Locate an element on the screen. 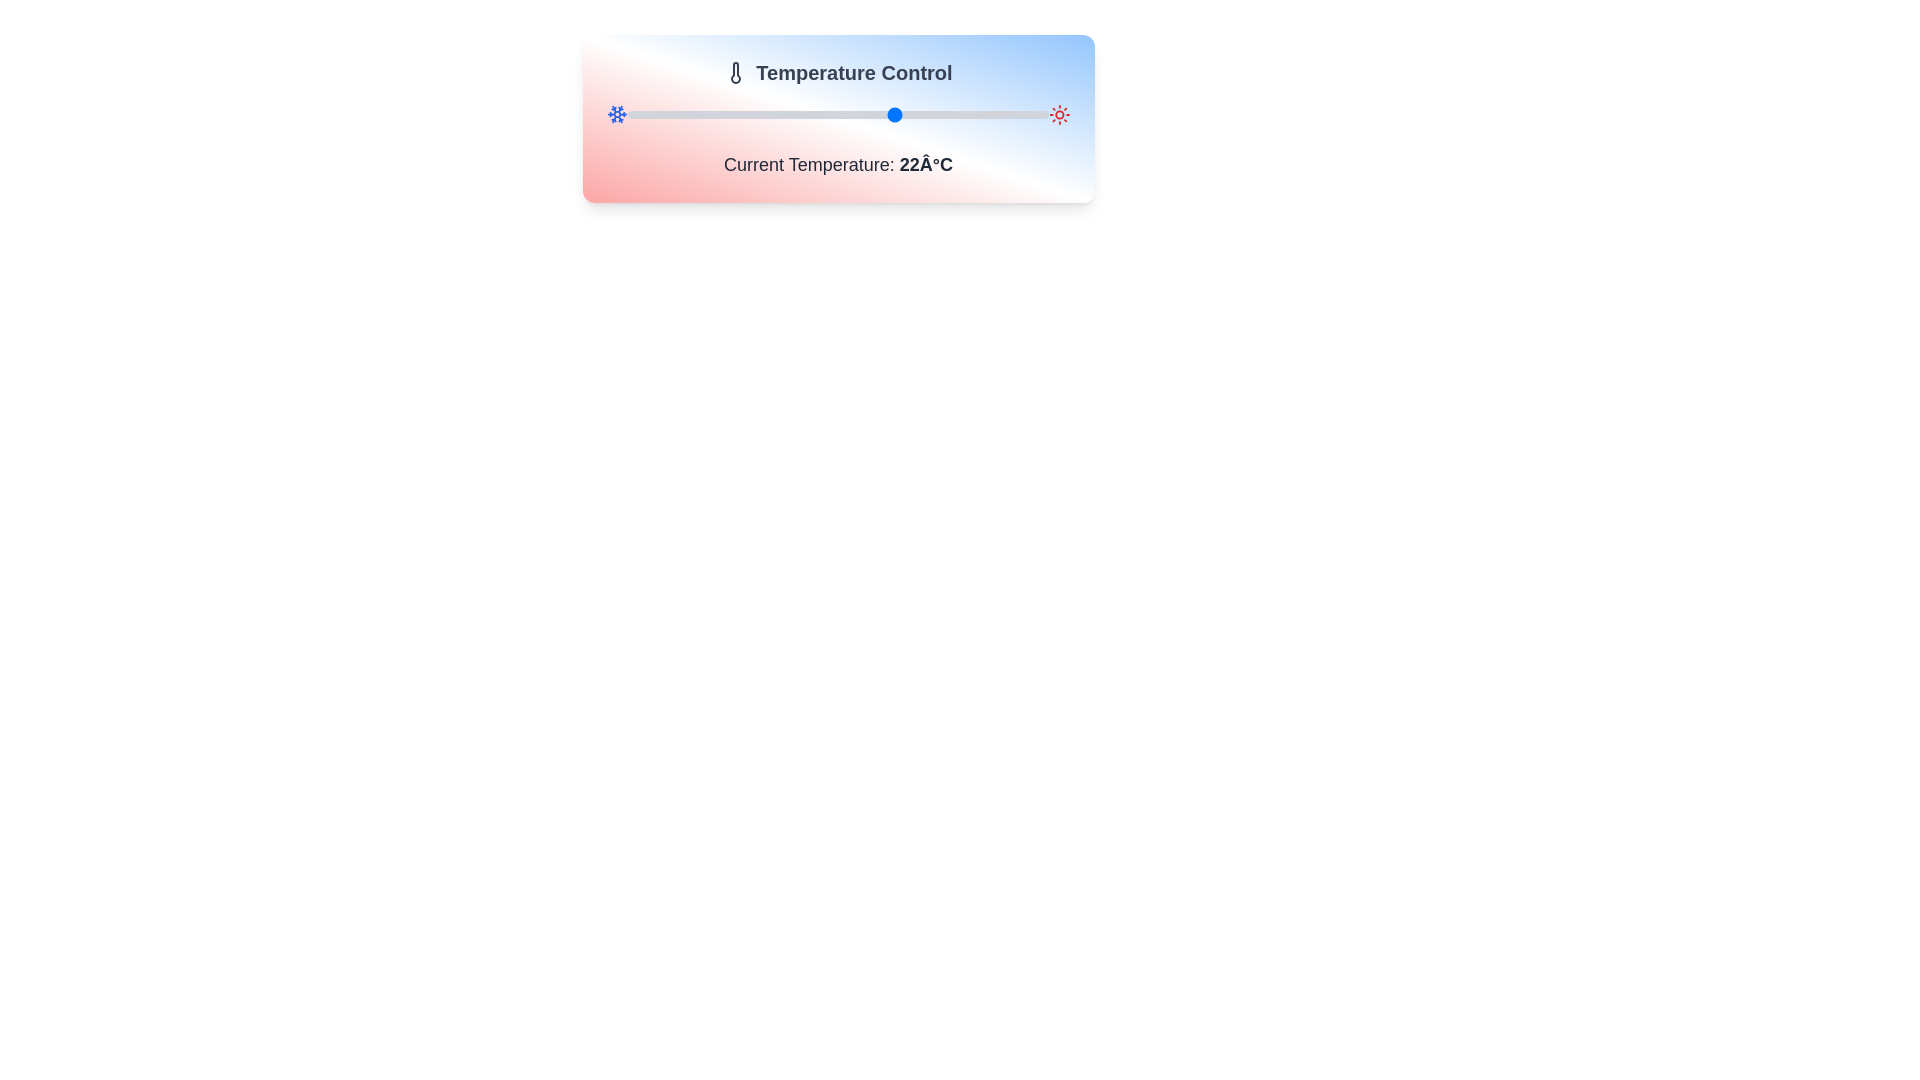 This screenshot has width=1920, height=1080. the temperature is located at coordinates (778, 115).